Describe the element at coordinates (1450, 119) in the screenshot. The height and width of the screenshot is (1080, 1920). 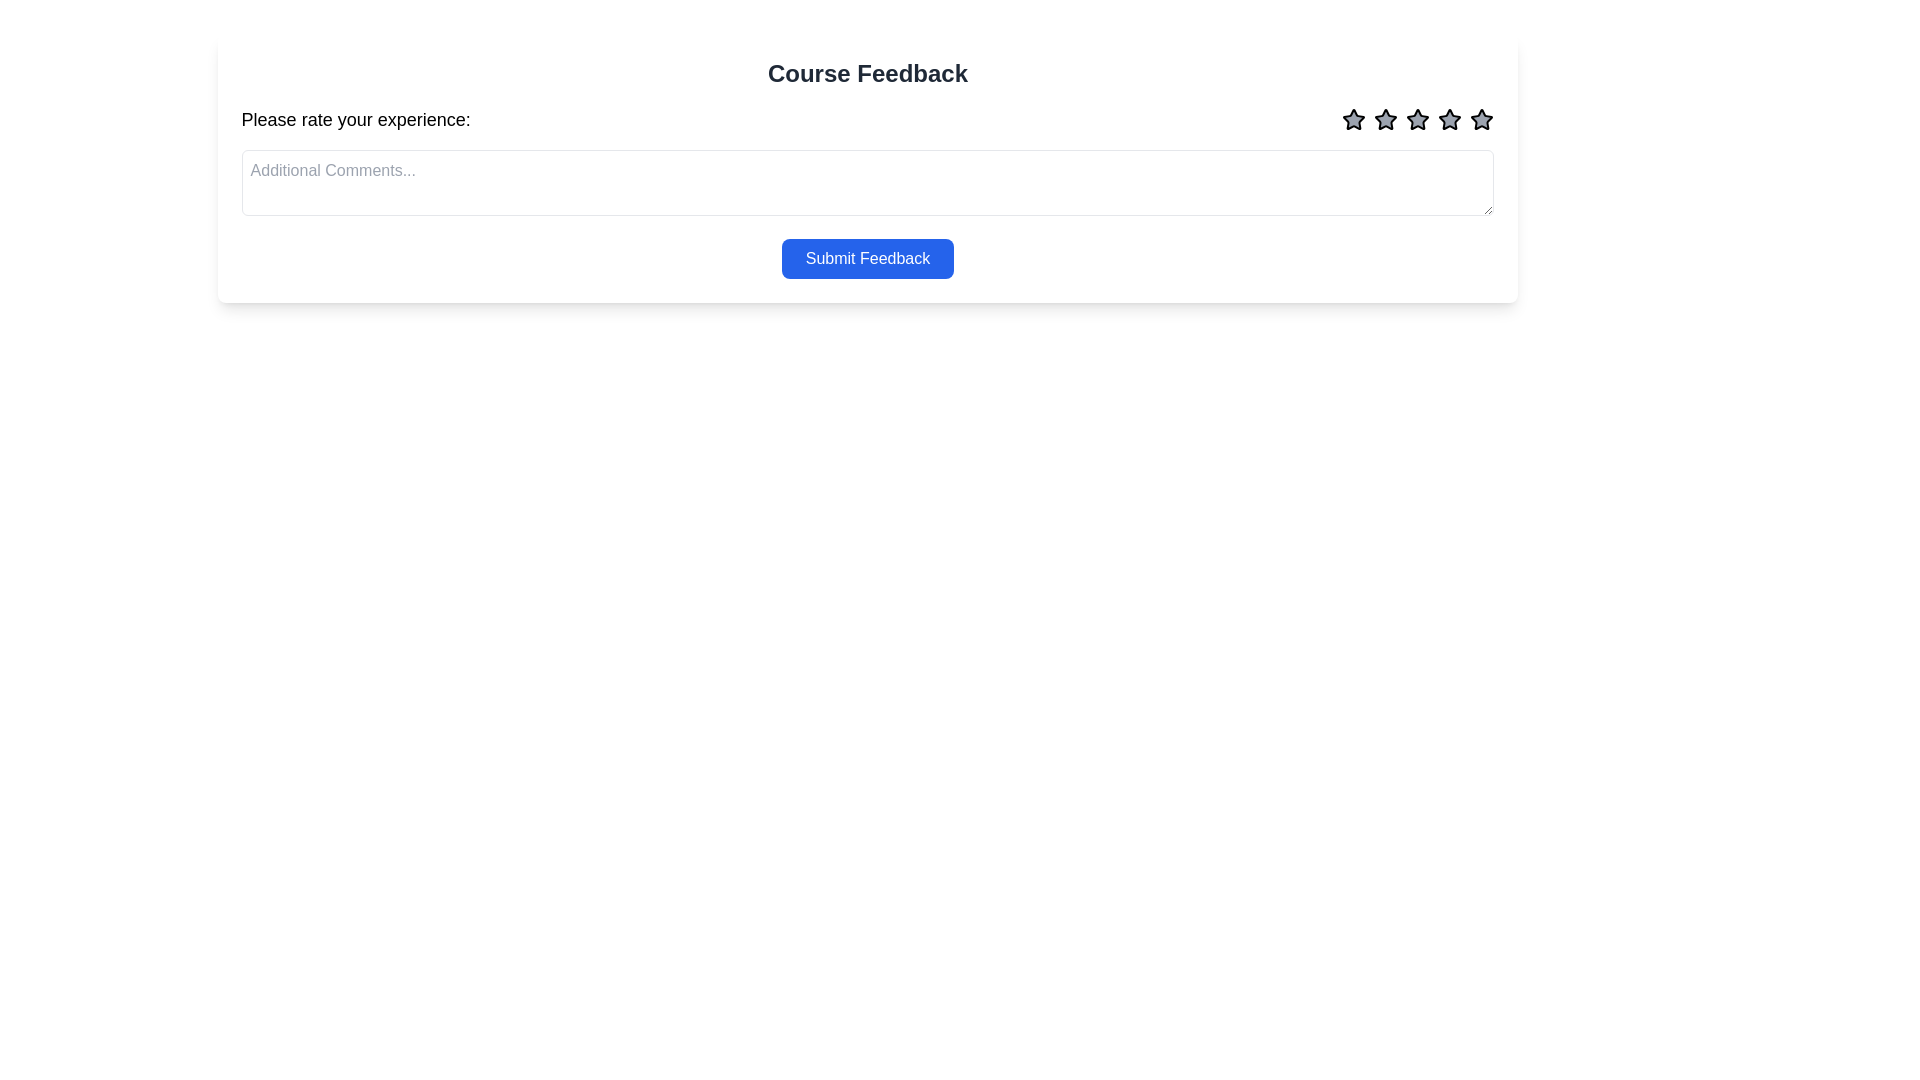
I see `the fourth star in the five-star rating system for the 'Course Feedback' form` at that location.